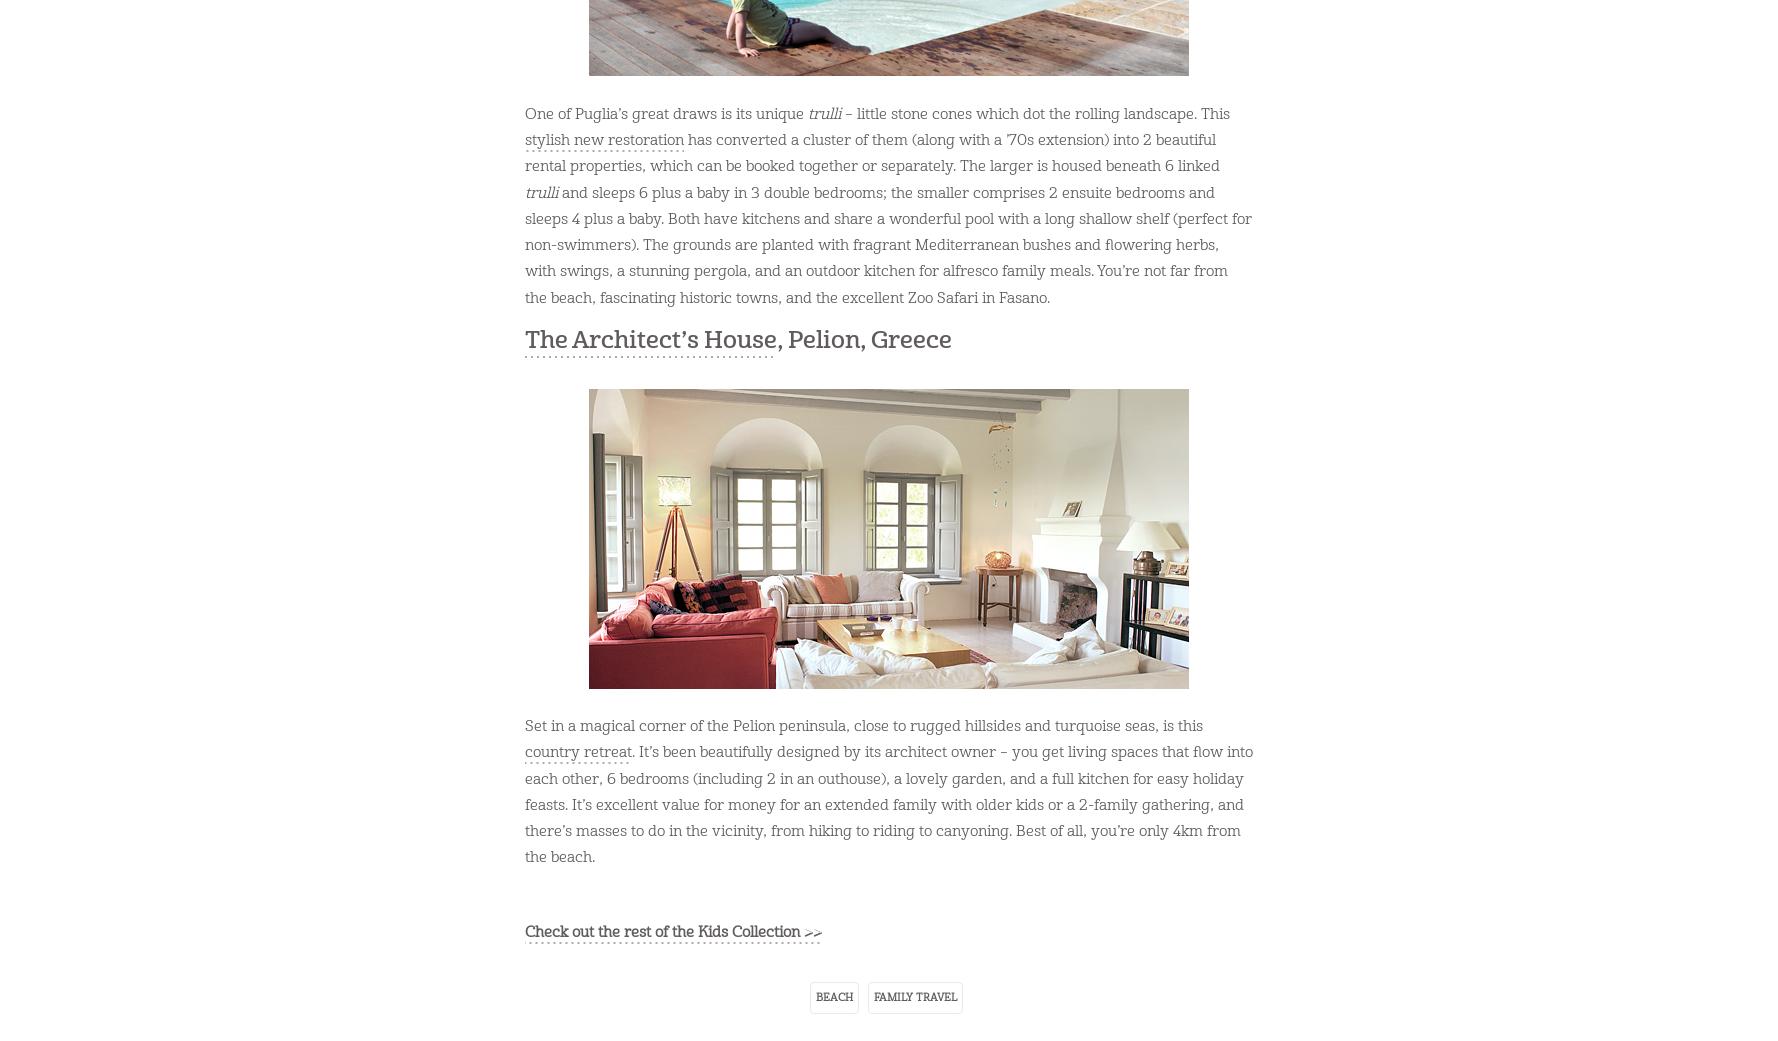  Describe the element at coordinates (889, 805) in the screenshot. I see `'. It’s been beautifully designed by its architect owner – you get living spaces that flow into each other, 6 bedrooms (including 2 in an outhouse), a lovely garden, and a full kitchen for easy holiday feasts. It’s excellent value for money for an extended family with older kids or a 2-family gathering, and there’s masses to do in the vicinity, from hiking to riding to canyoning. Best of all, you’re only 4km from the beach.'` at that location.